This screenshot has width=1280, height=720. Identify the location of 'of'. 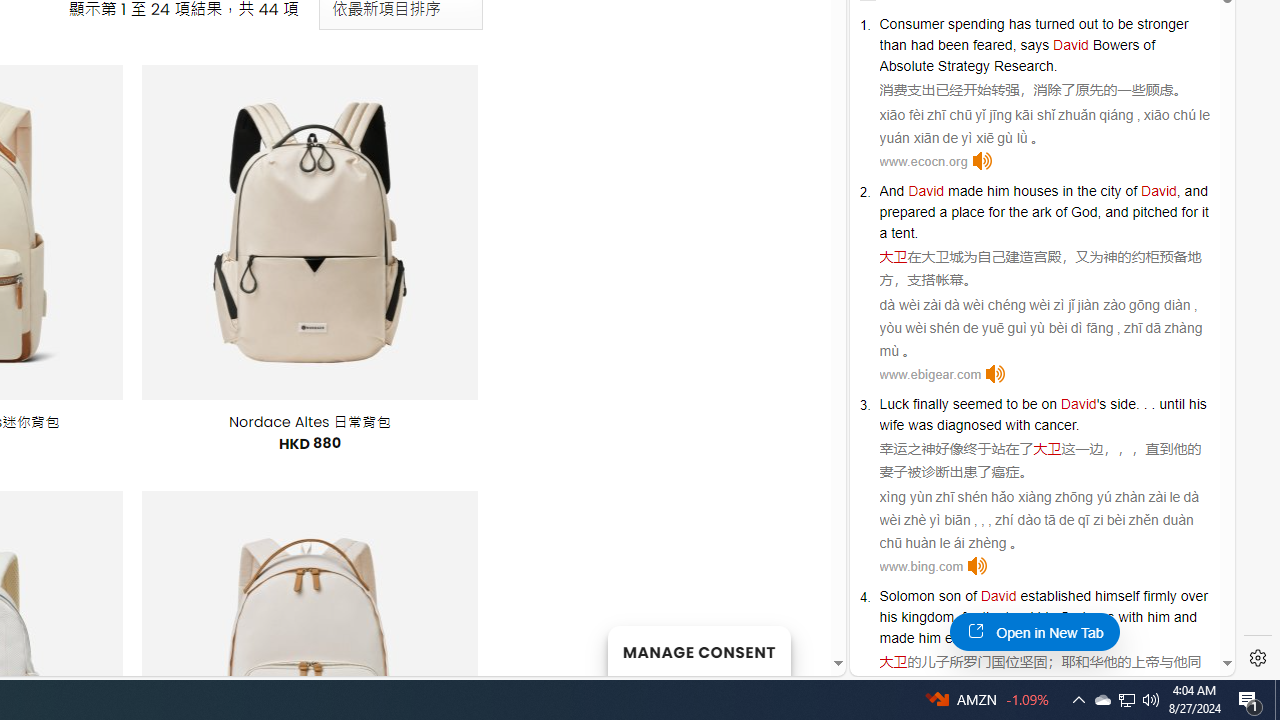
(970, 595).